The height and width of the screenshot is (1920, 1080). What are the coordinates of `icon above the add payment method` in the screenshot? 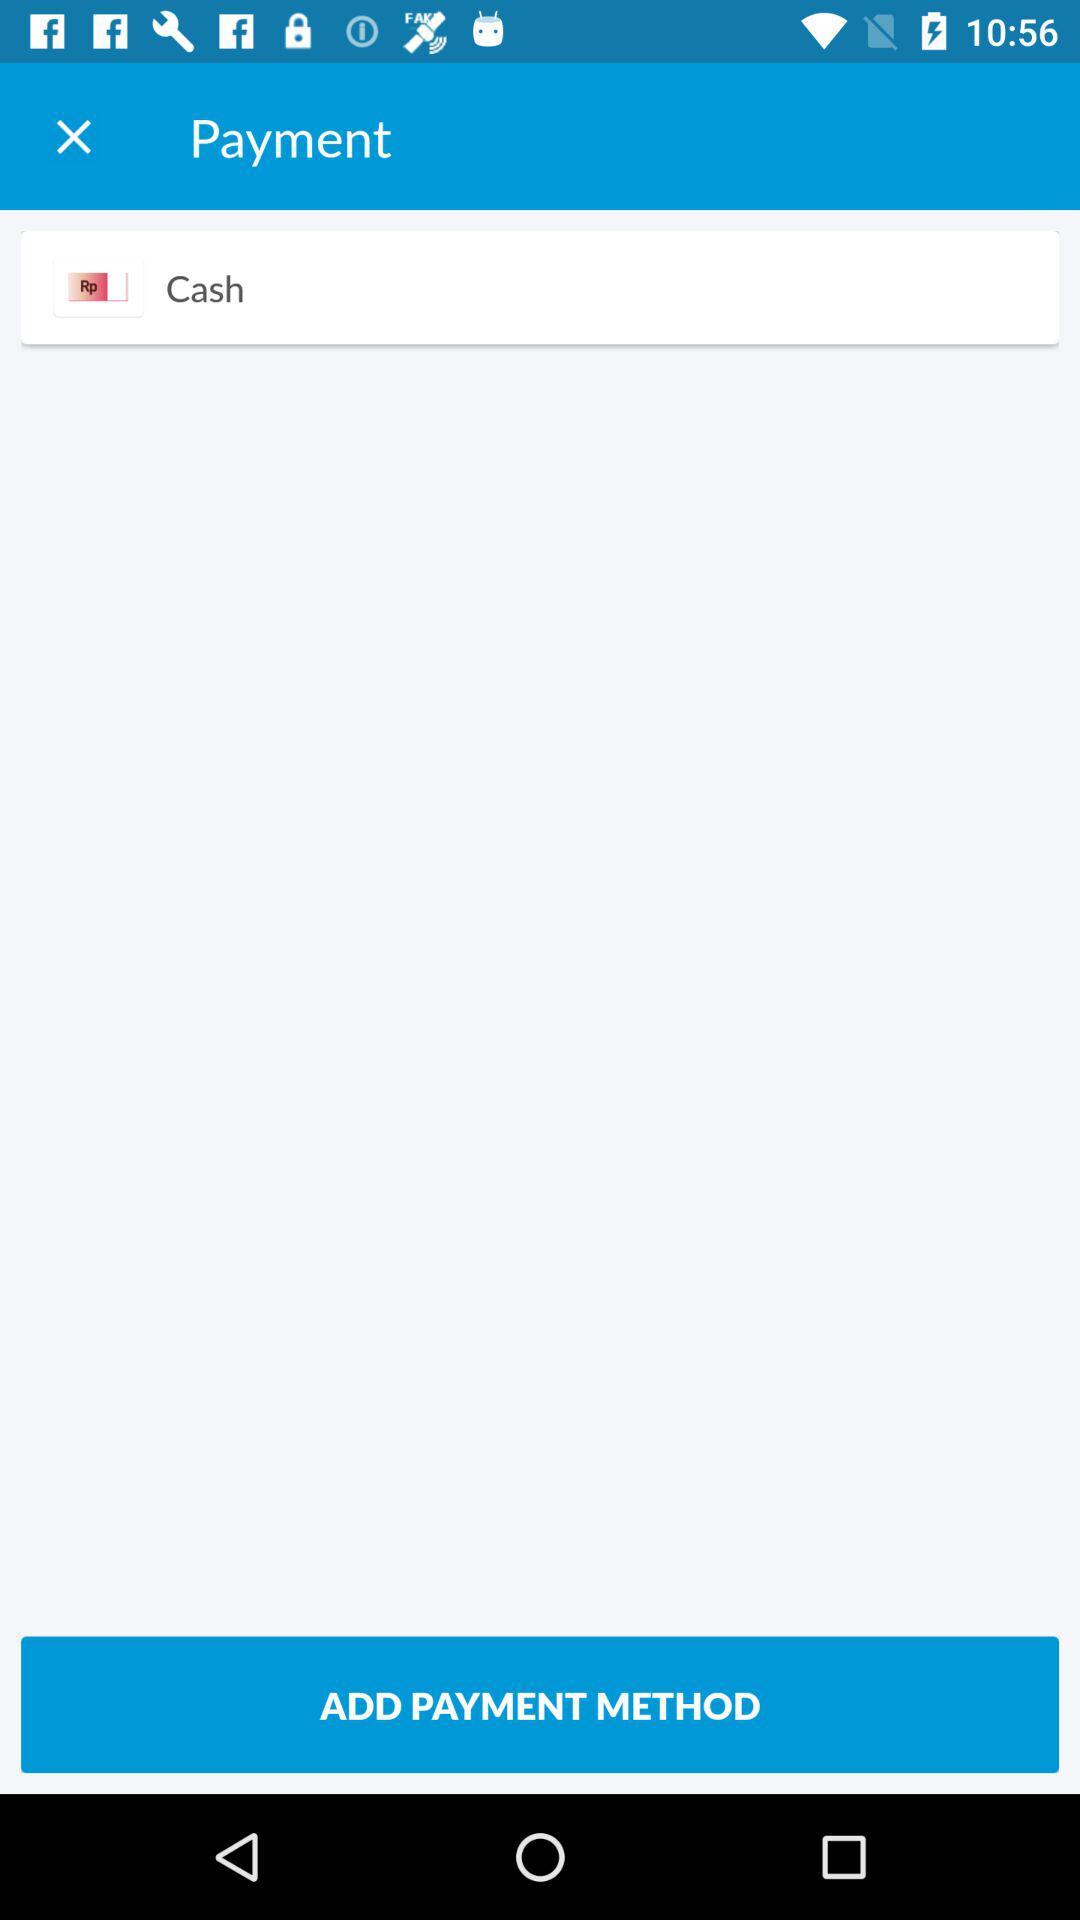 It's located at (205, 286).